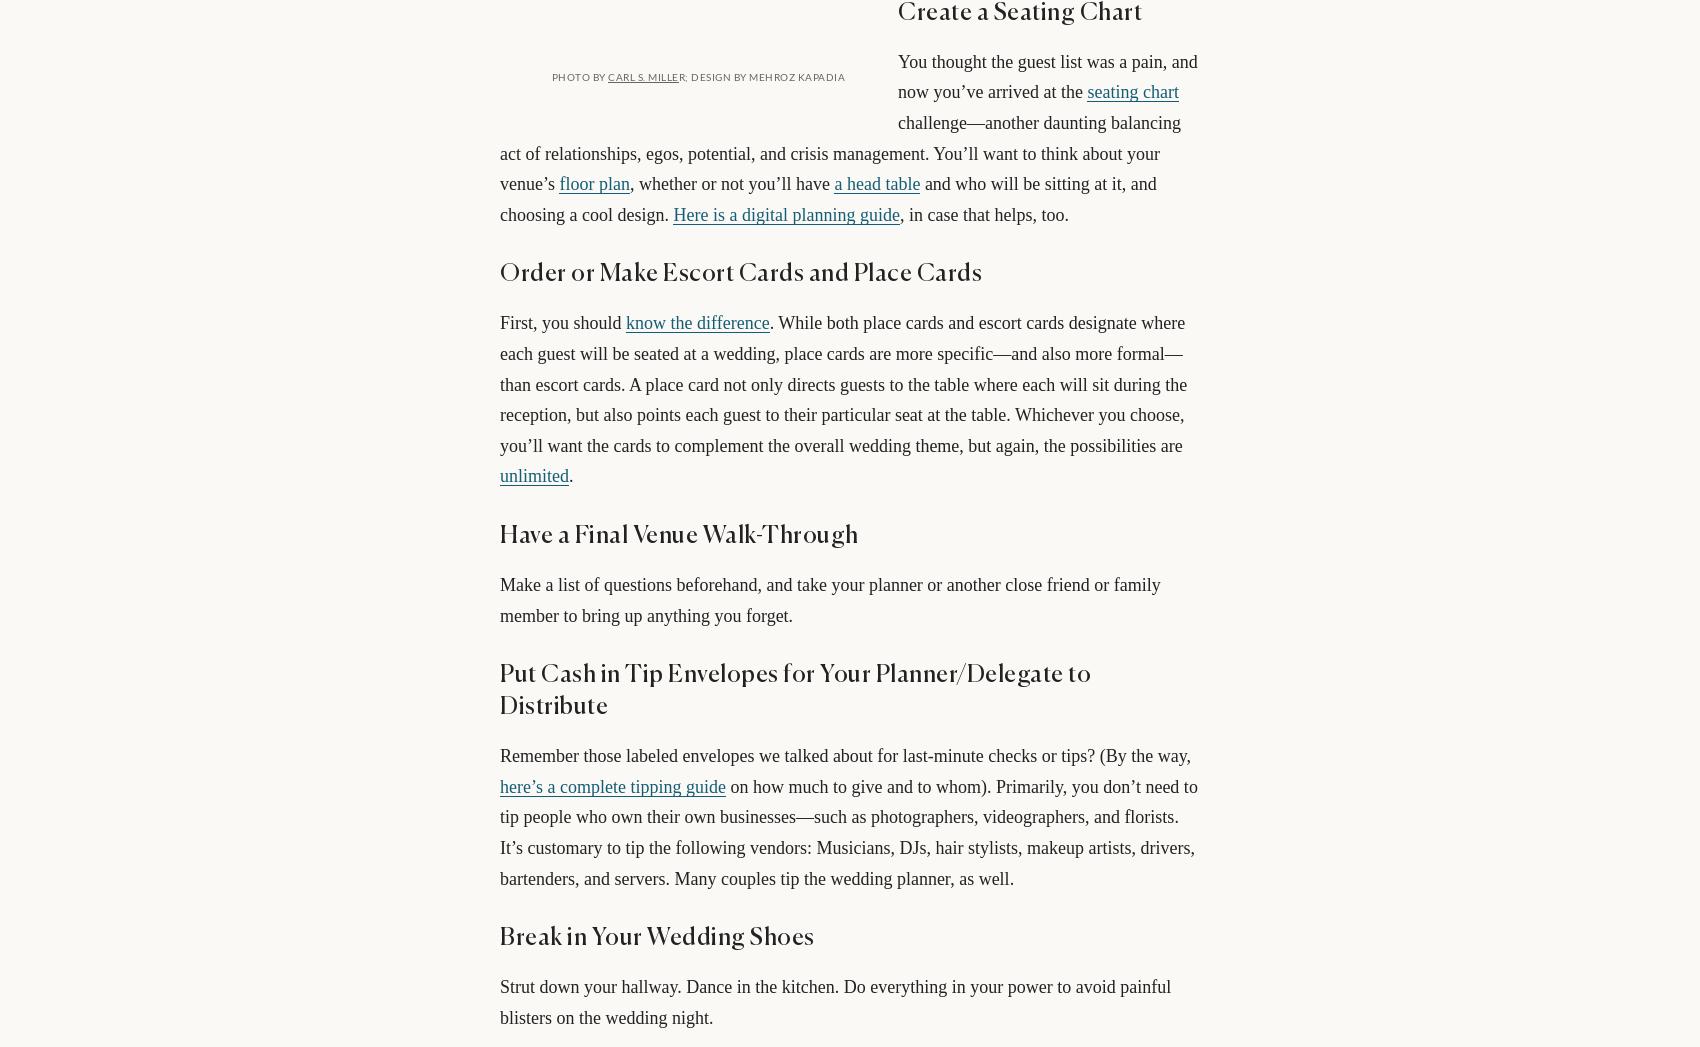  Describe the element at coordinates (592, 183) in the screenshot. I see `'floor plan'` at that location.